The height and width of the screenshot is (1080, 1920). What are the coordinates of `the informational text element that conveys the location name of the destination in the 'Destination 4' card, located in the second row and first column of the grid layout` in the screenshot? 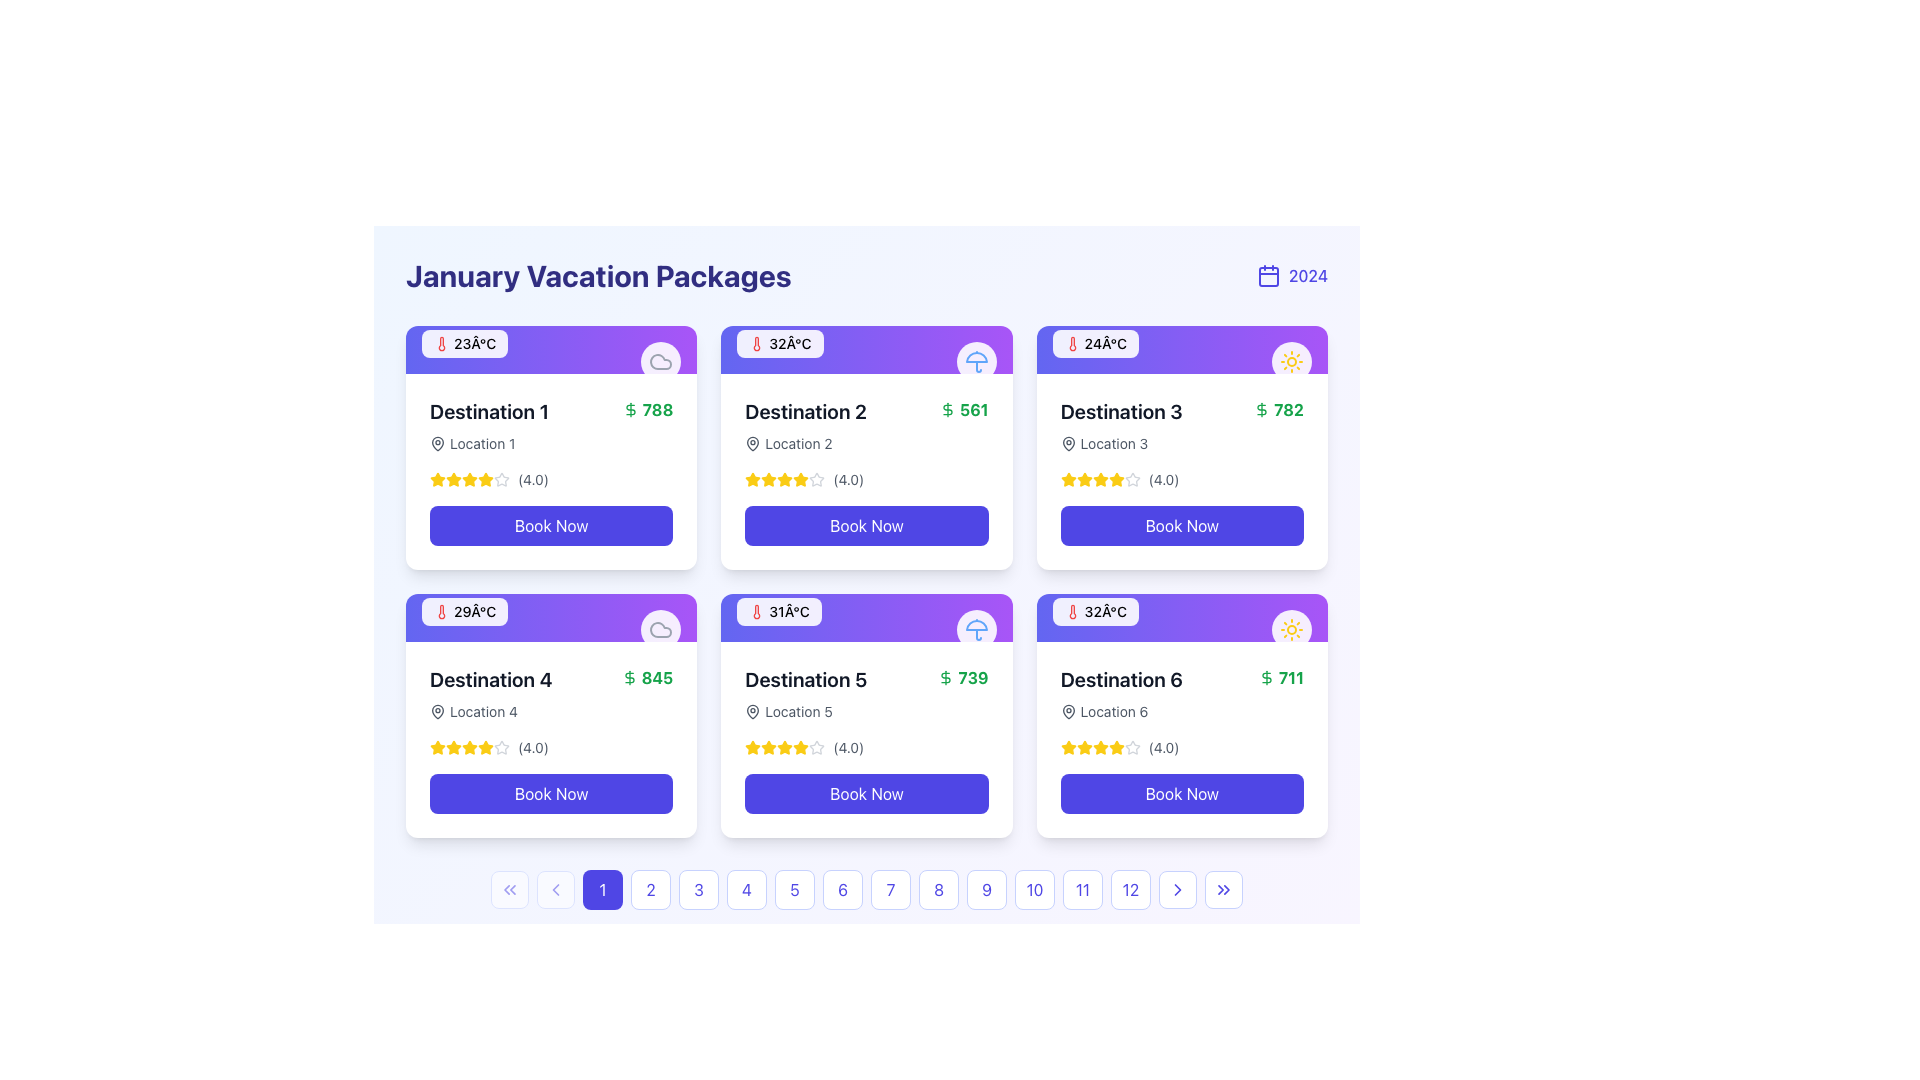 It's located at (491, 711).